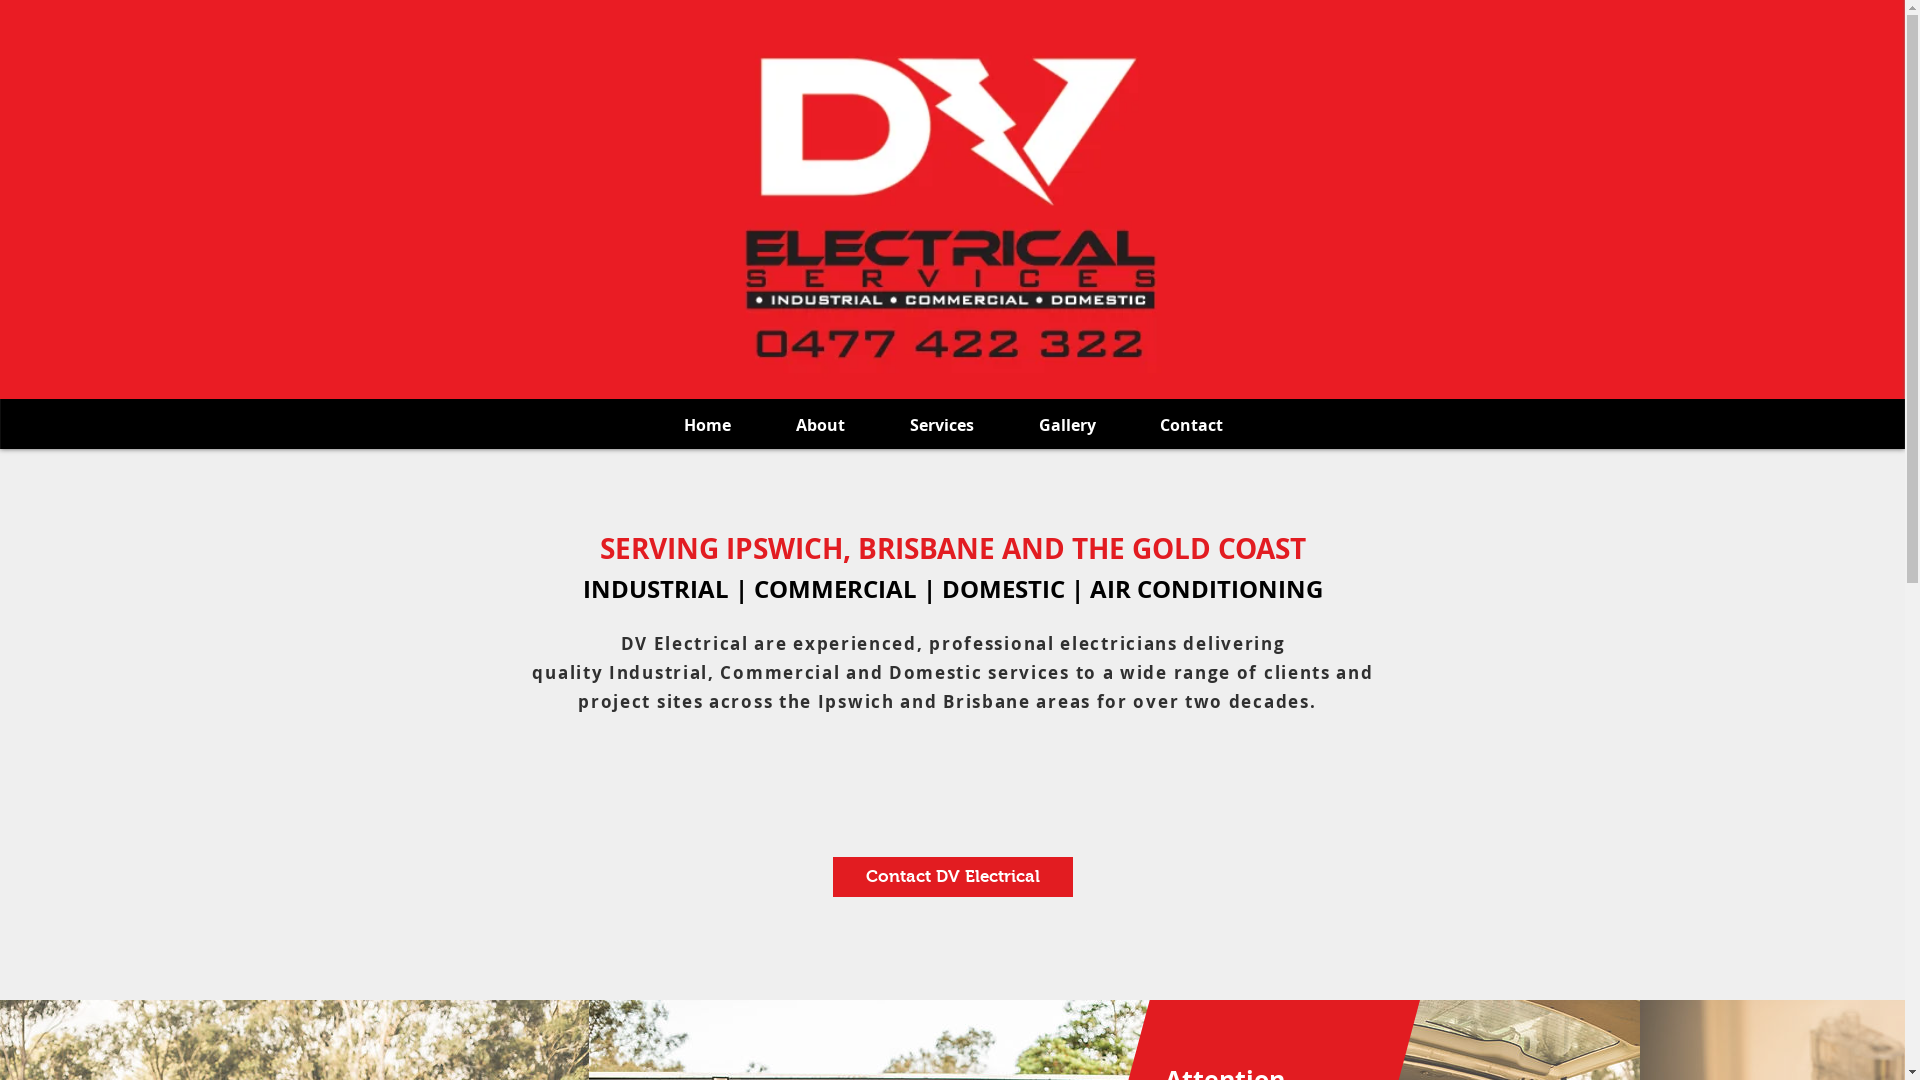  I want to click on 'About', so click(820, 424).